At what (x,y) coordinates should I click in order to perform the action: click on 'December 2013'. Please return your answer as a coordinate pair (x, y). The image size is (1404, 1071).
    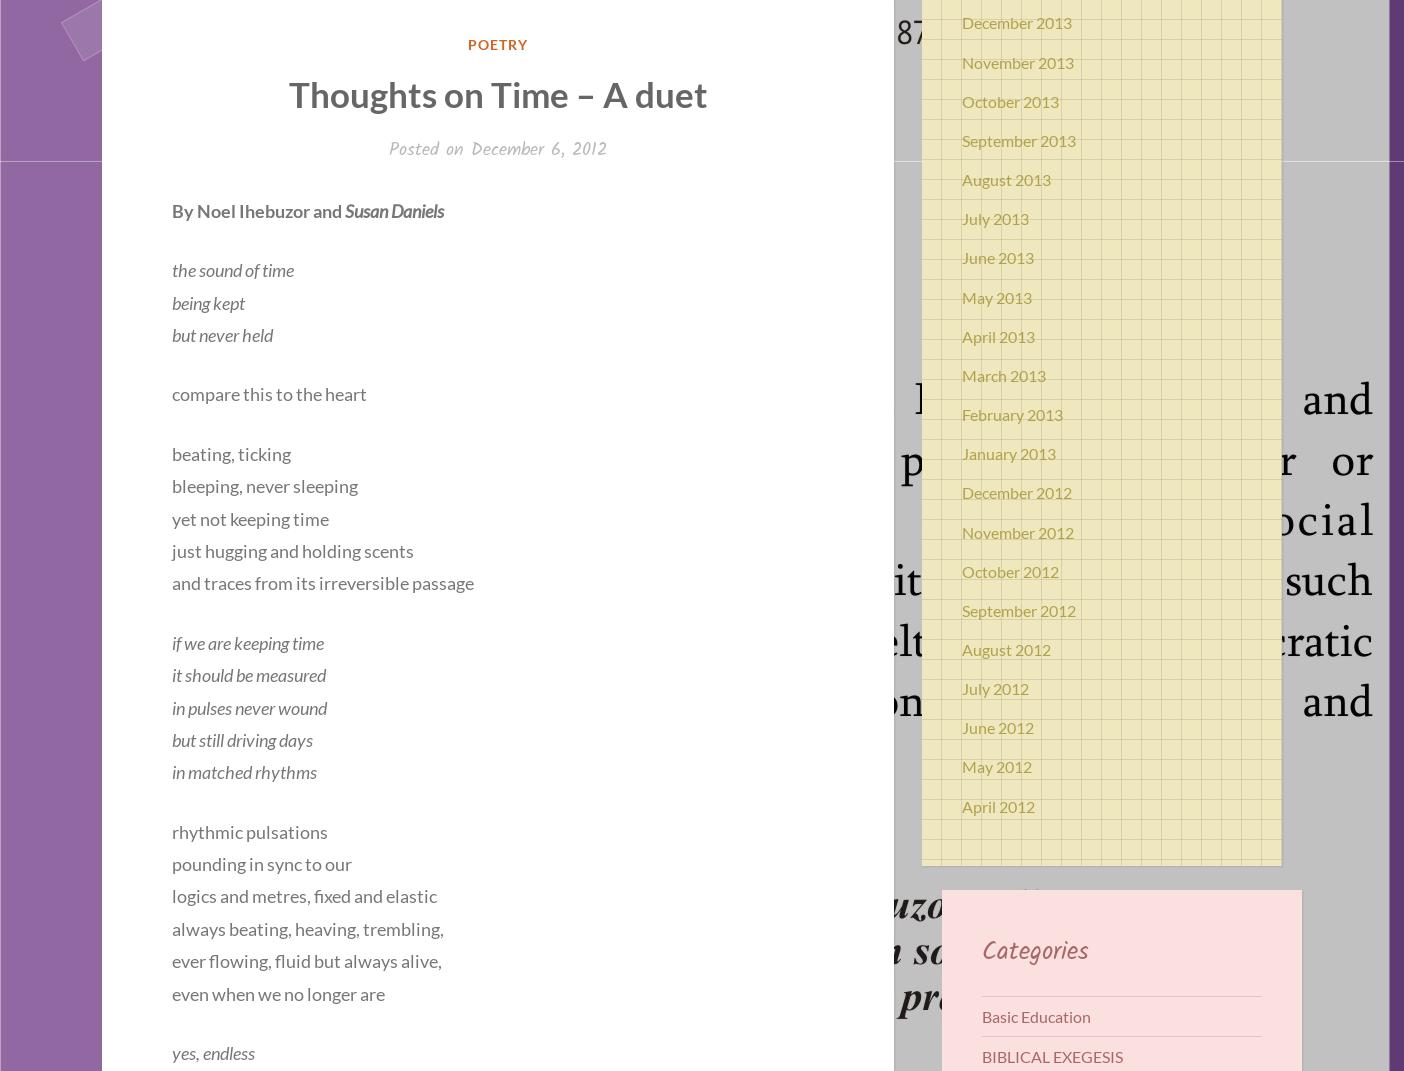
    Looking at the image, I should click on (962, 21).